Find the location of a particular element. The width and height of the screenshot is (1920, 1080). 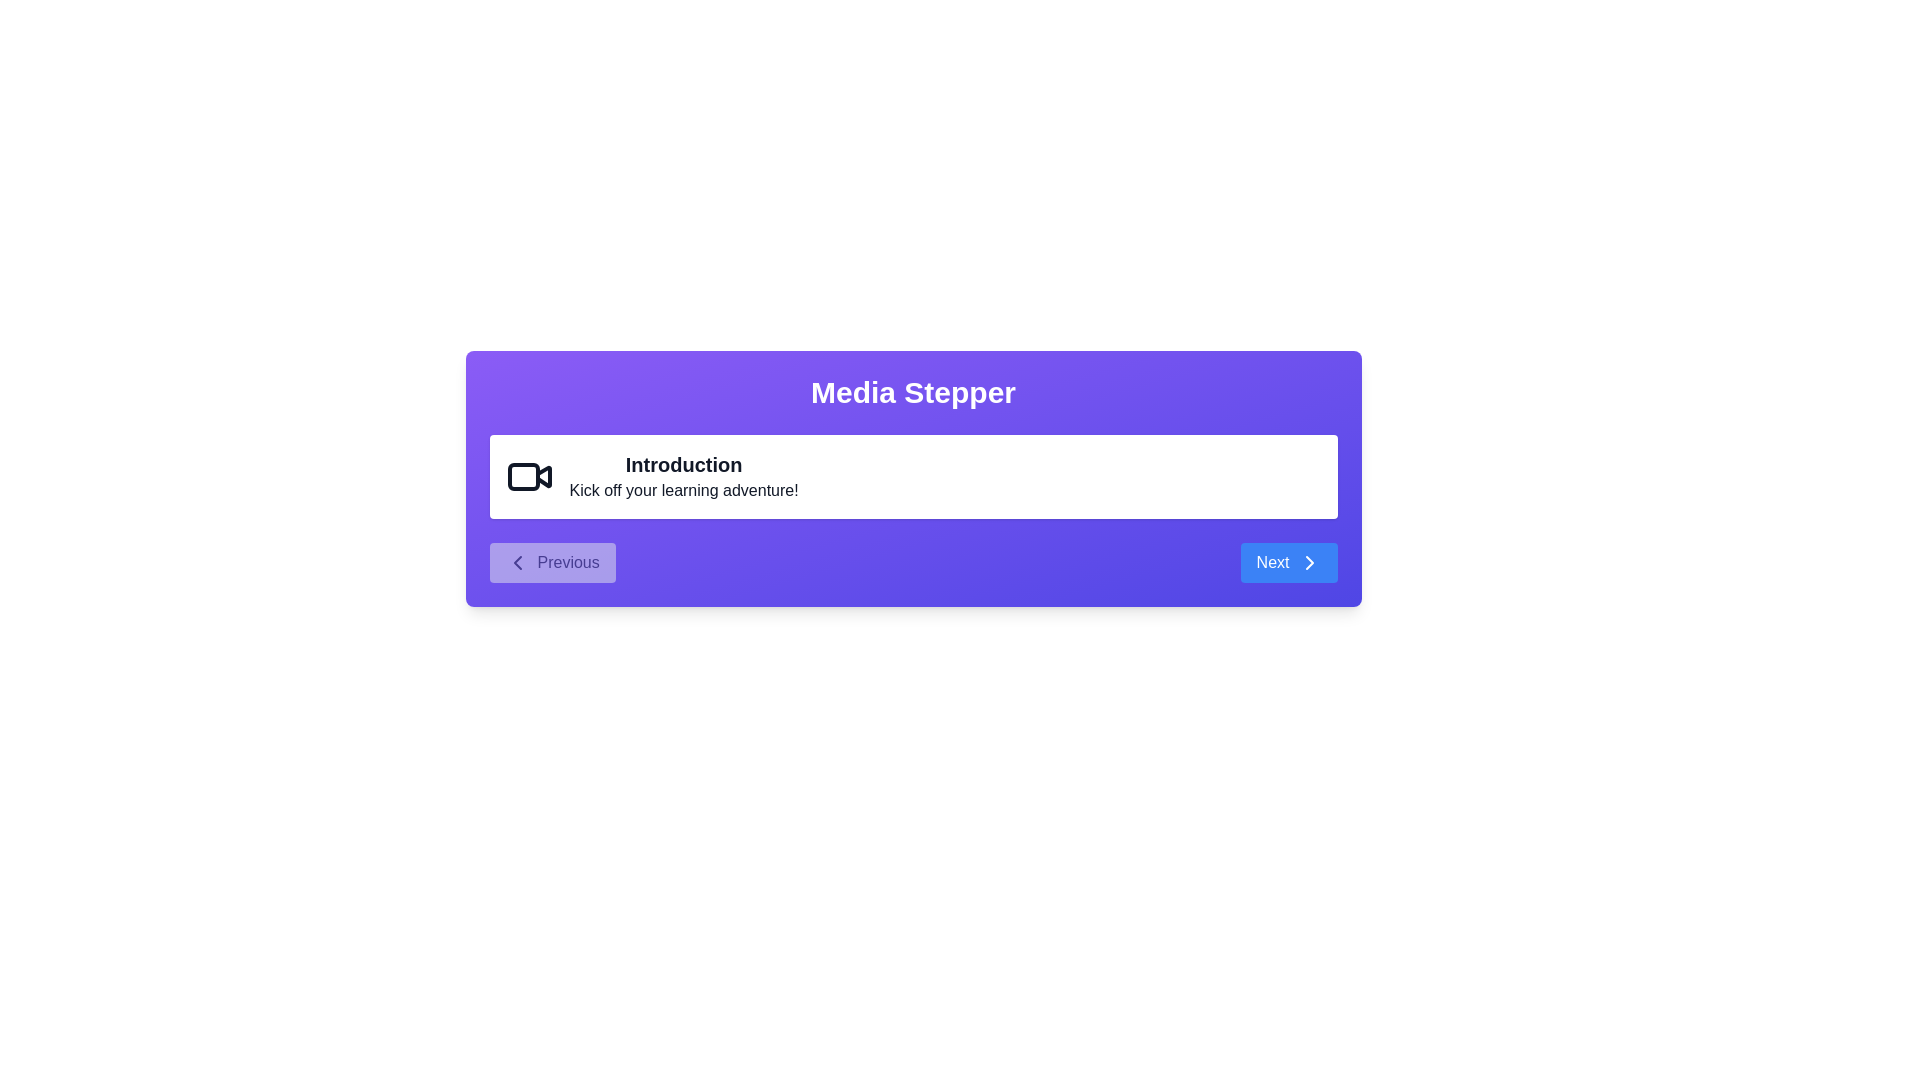

the icon representing the current step in the MediaContentStepper component is located at coordinates (529, 477).